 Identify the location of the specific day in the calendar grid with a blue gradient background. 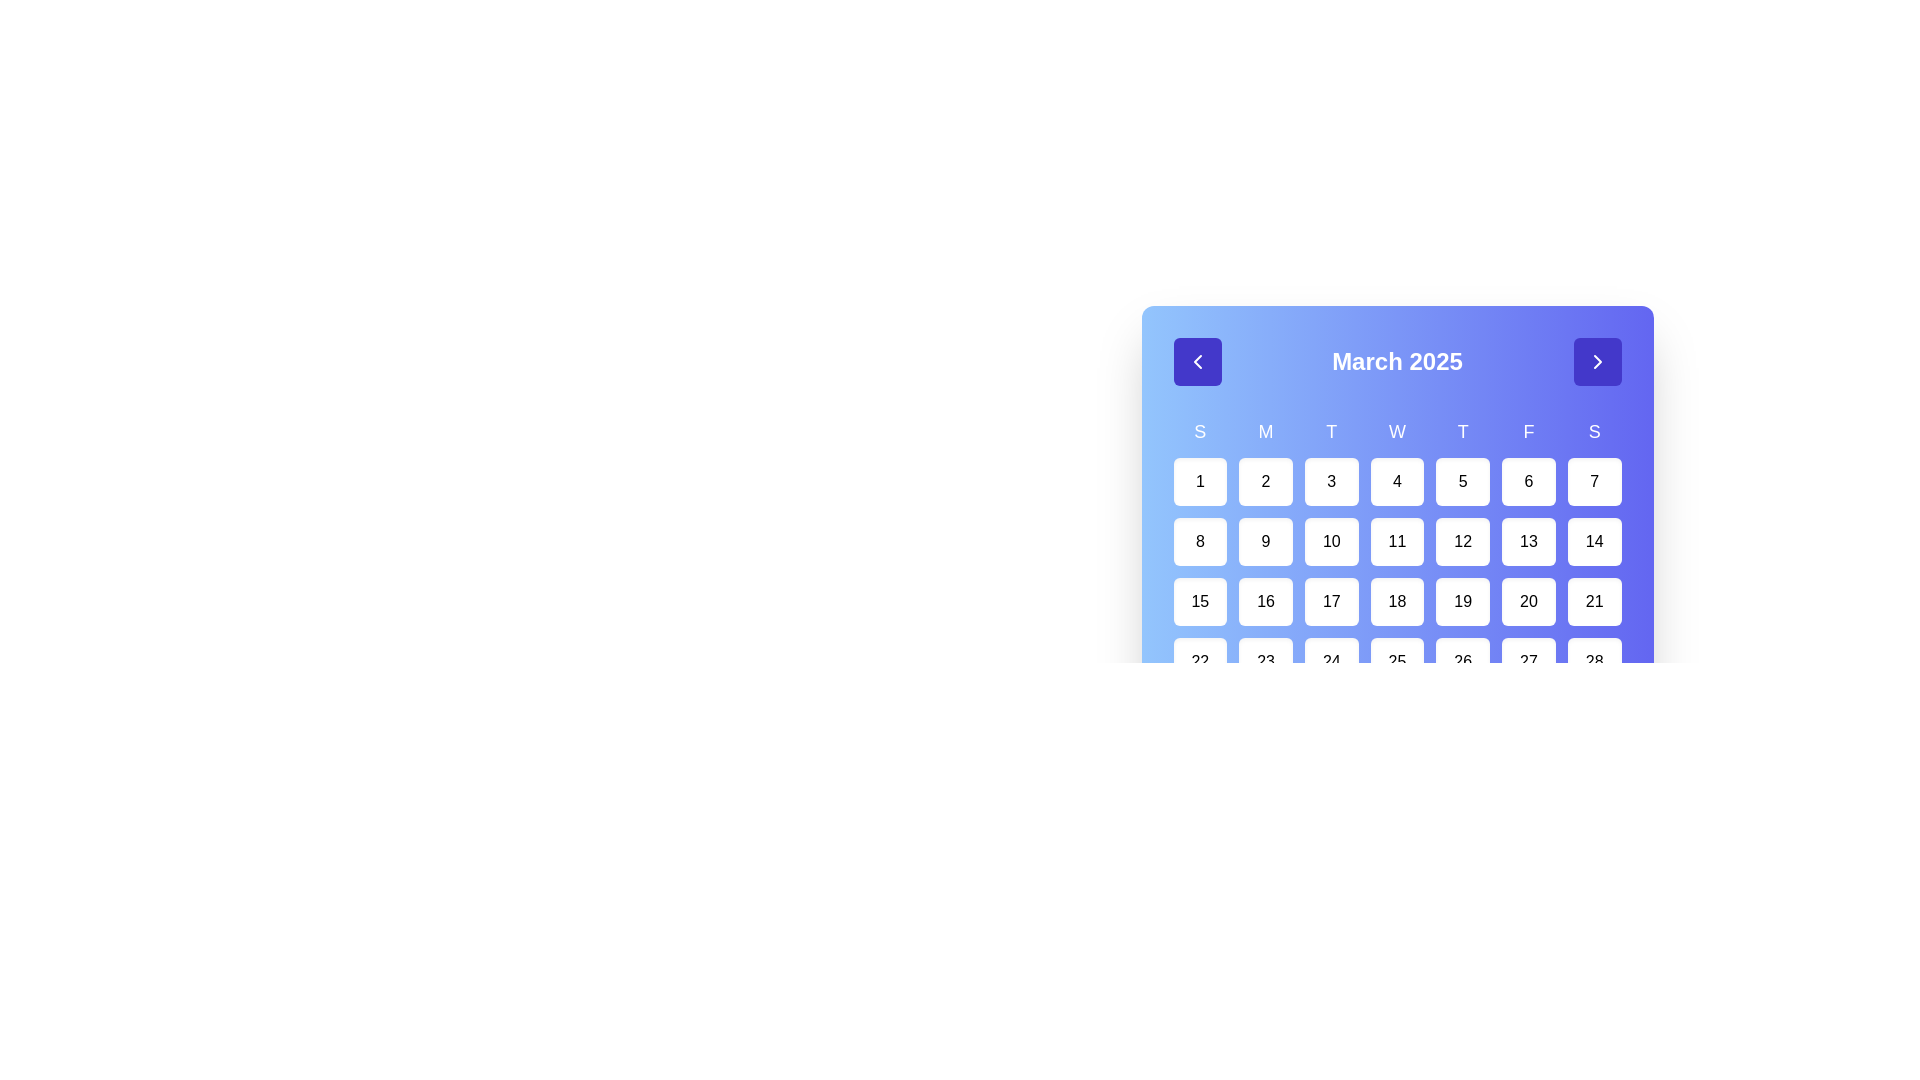
(1396, 611).